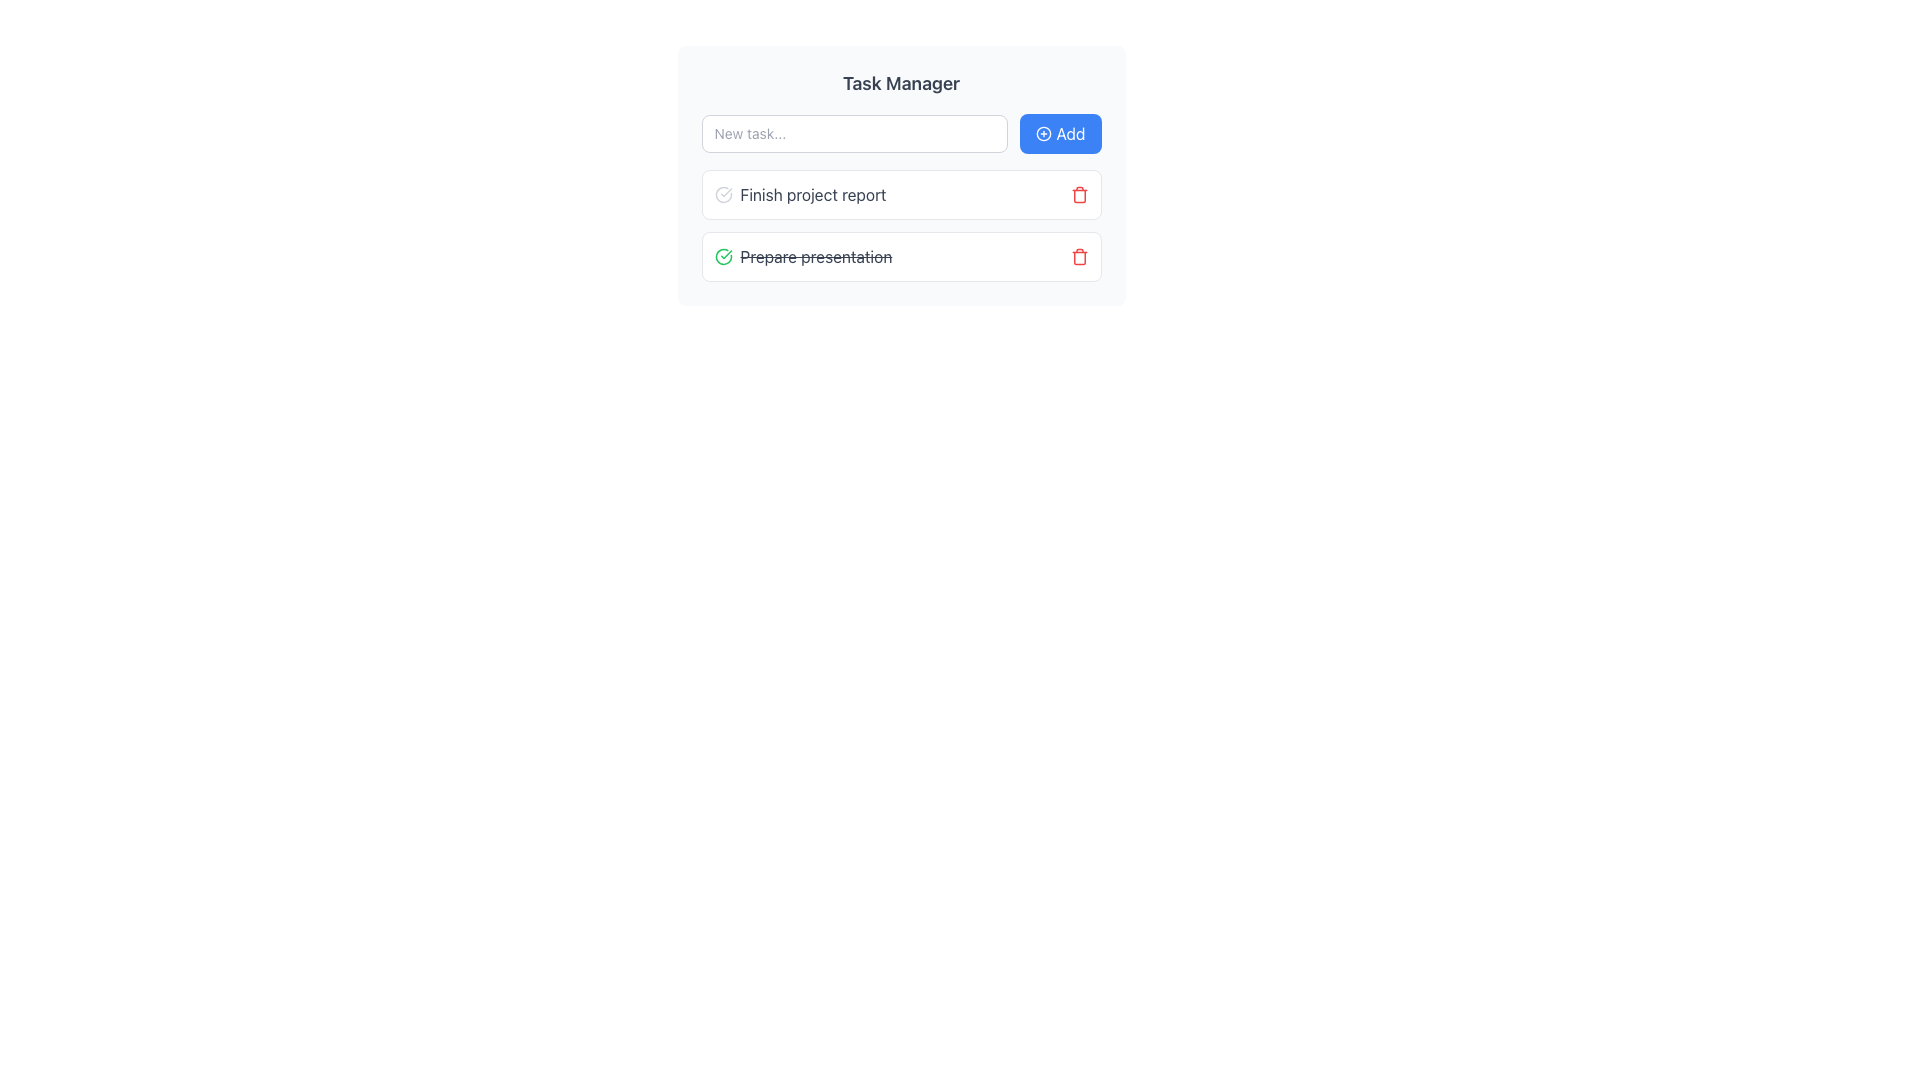  I want to click on the circular icon with a plus symbol in the center, which is styled with a blue background and white stroke lines, located inside the 'Add' button in the task management interface, so click(1043, 134).